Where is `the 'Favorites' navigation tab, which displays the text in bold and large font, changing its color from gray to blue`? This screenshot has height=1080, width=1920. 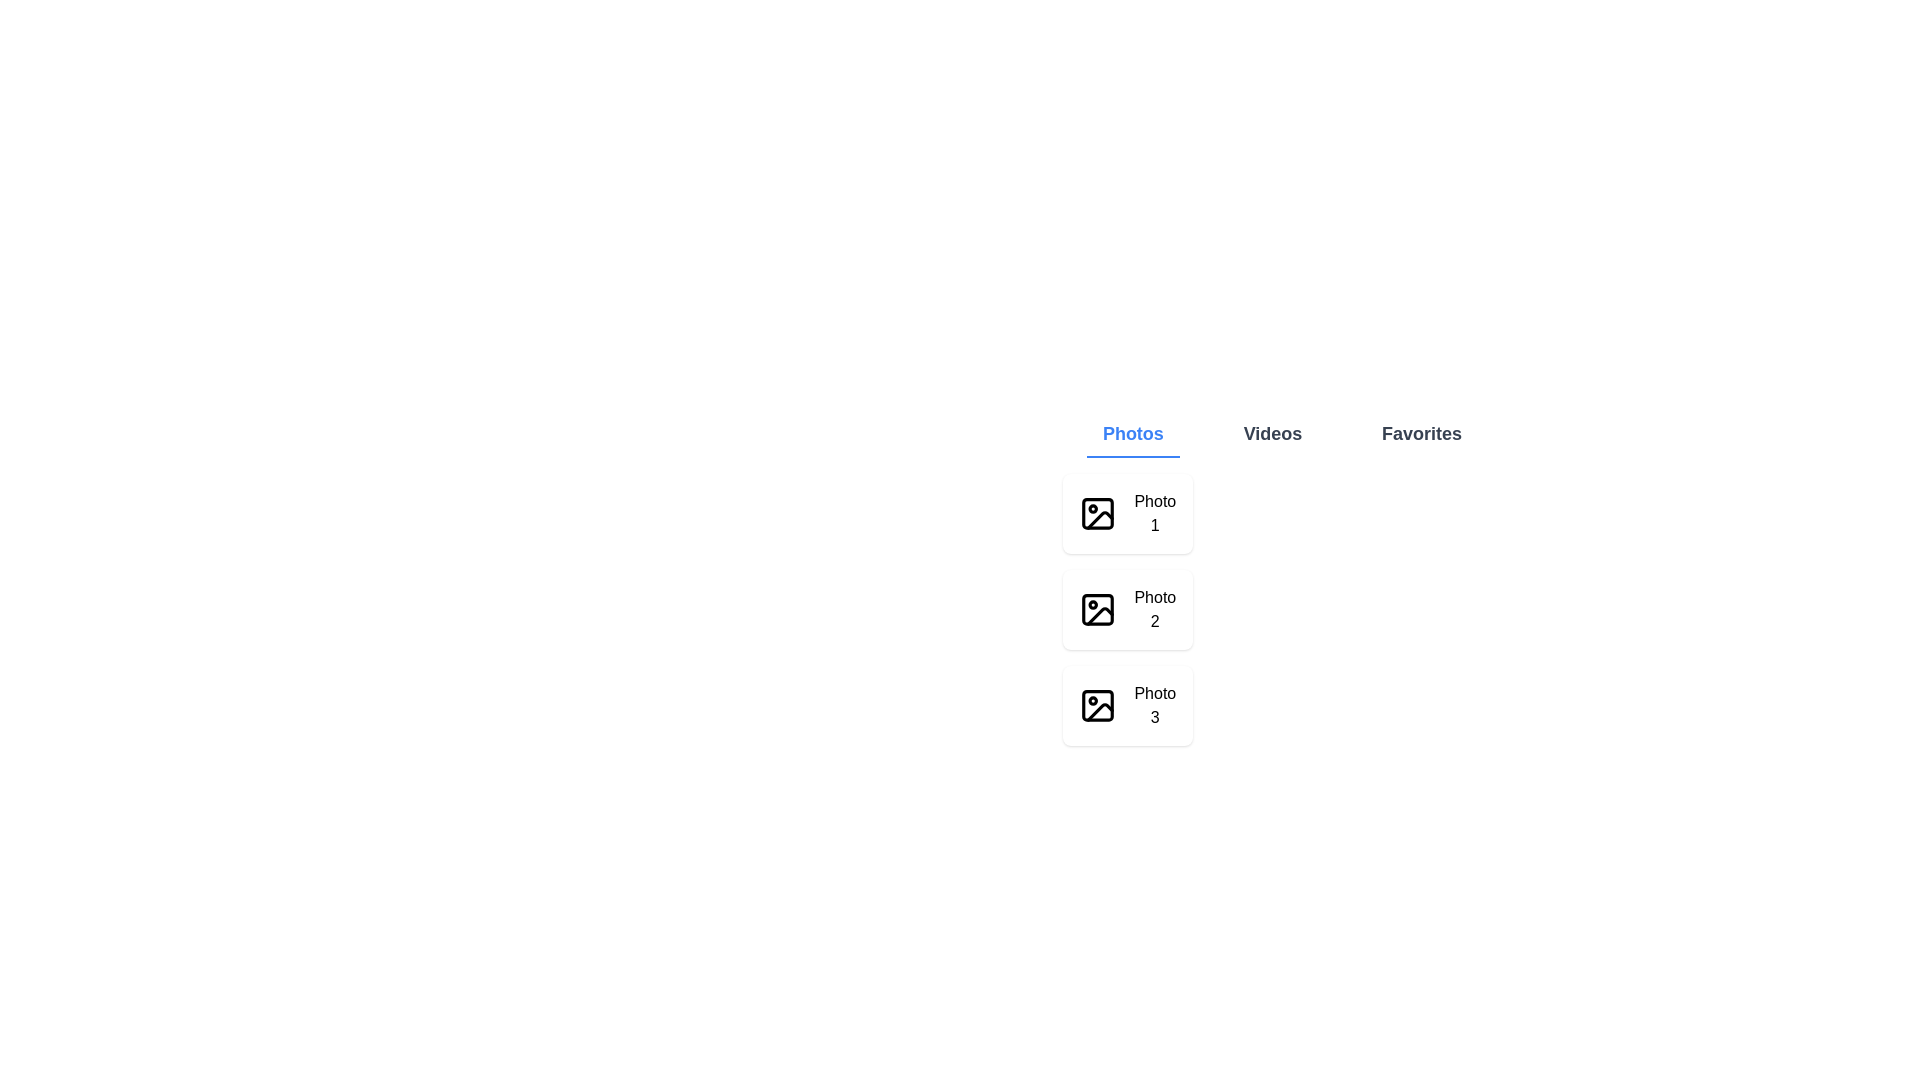
the 'Favorites' navigation tab, which displays the text in bold and large font, changing its color from gray to blue is located at coordinates (1421, 434).